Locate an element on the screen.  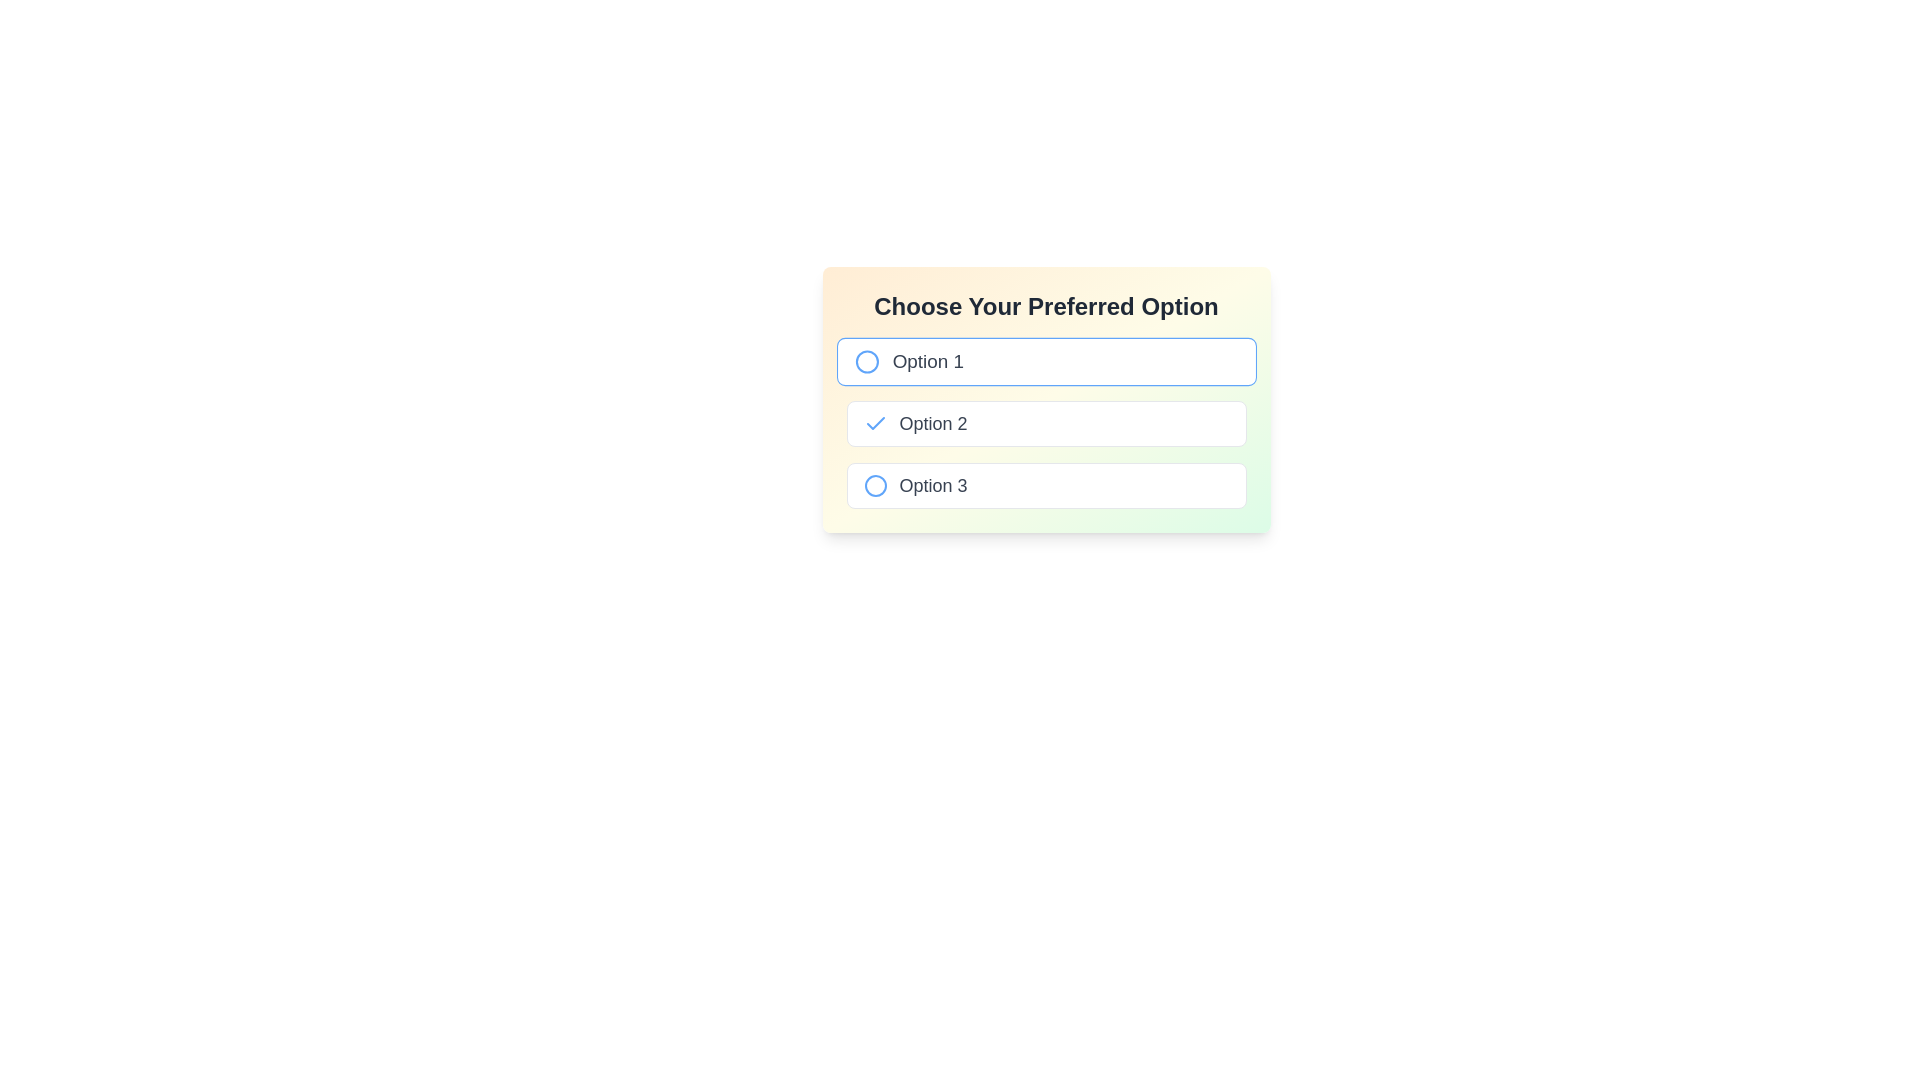
the 'Option 3' radio button is located at coordinates (1045, 486).